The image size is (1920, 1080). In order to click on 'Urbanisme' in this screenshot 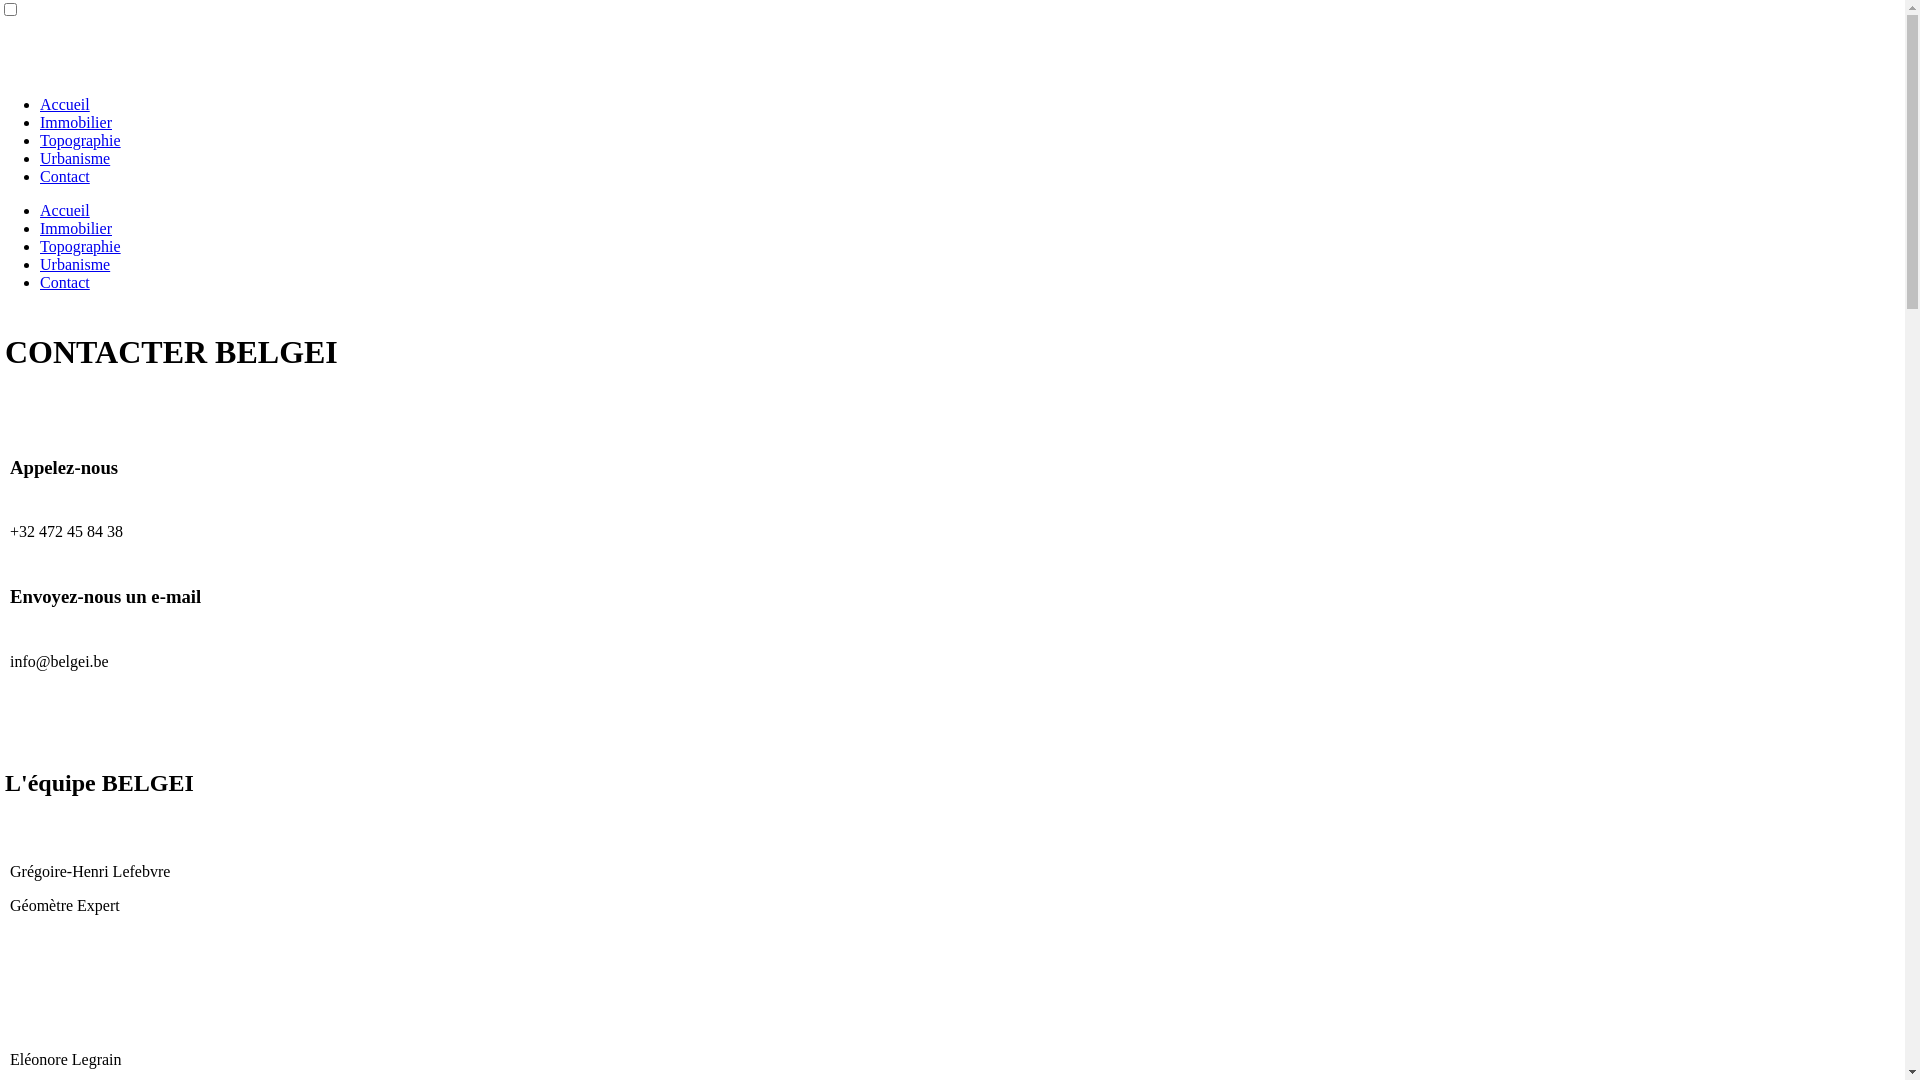, I will do `click(75, 263)`.